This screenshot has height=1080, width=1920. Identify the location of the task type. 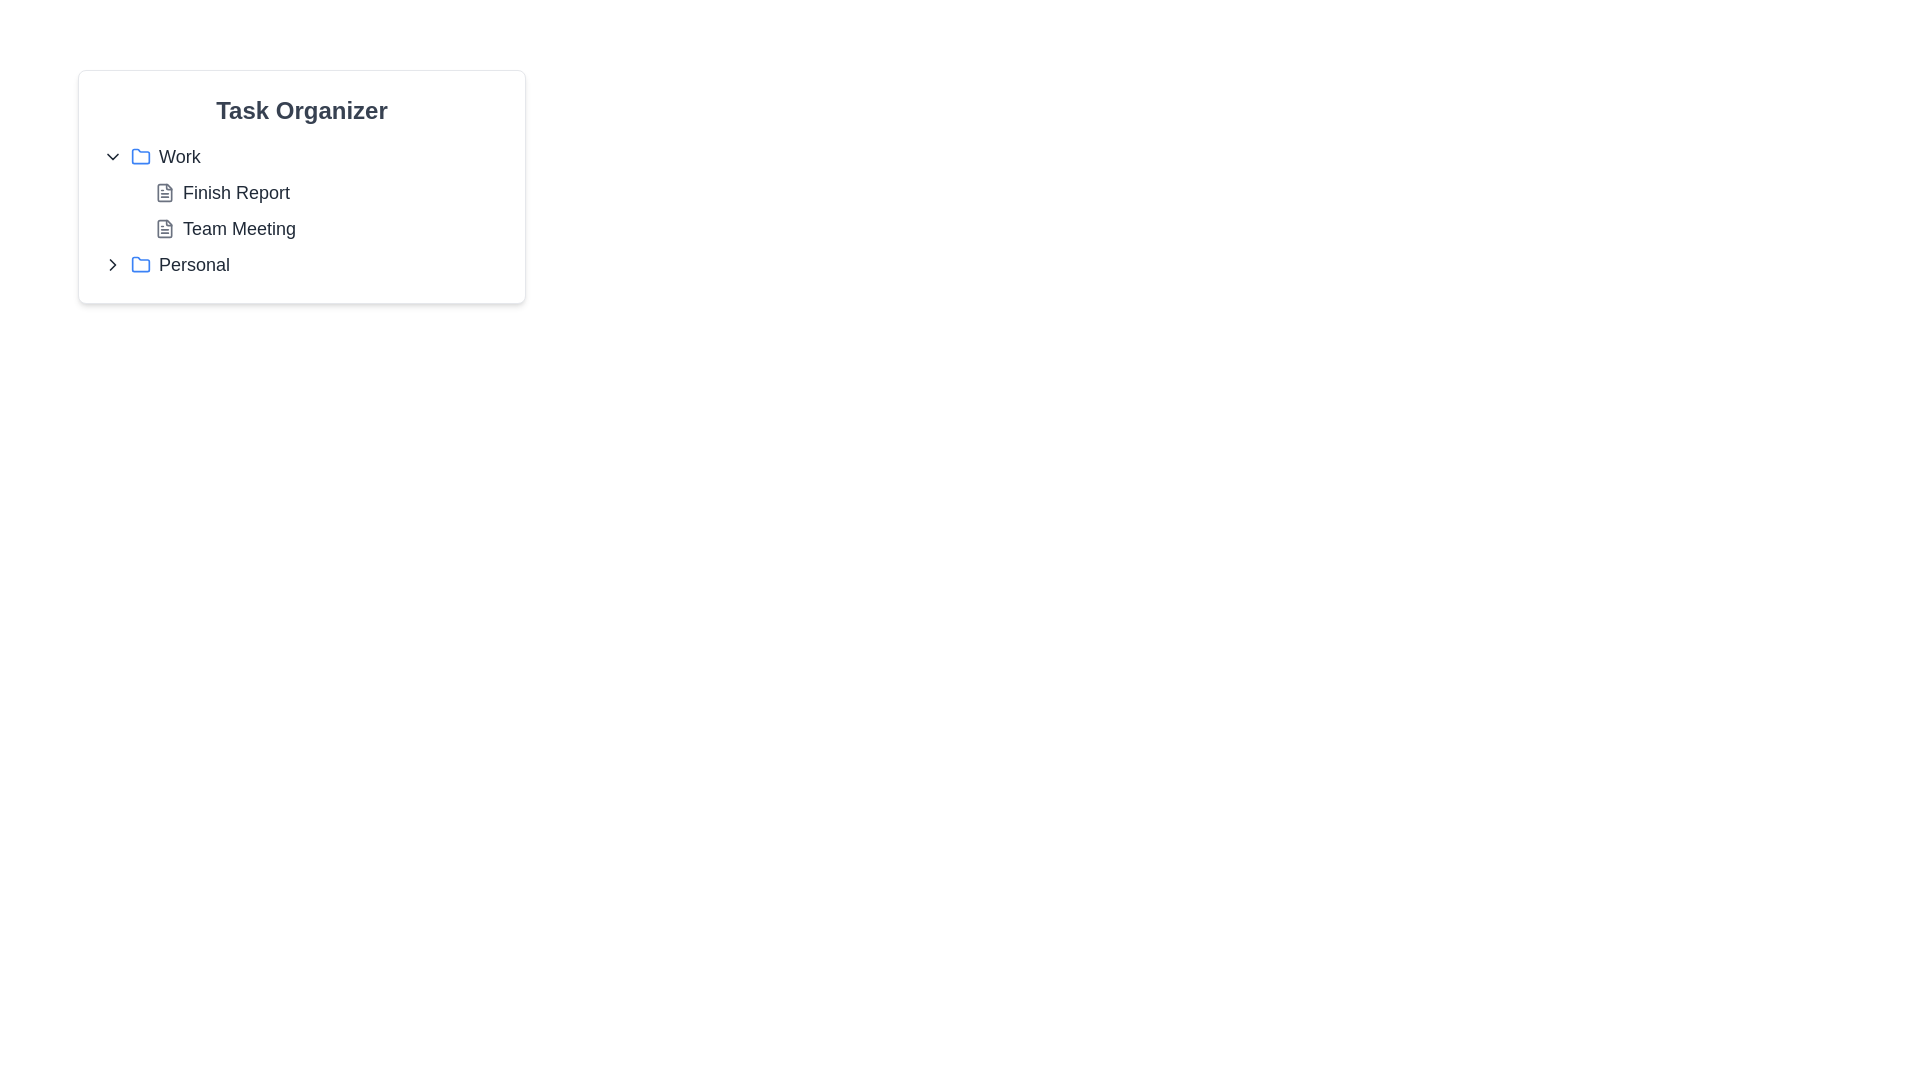
(164, 227).